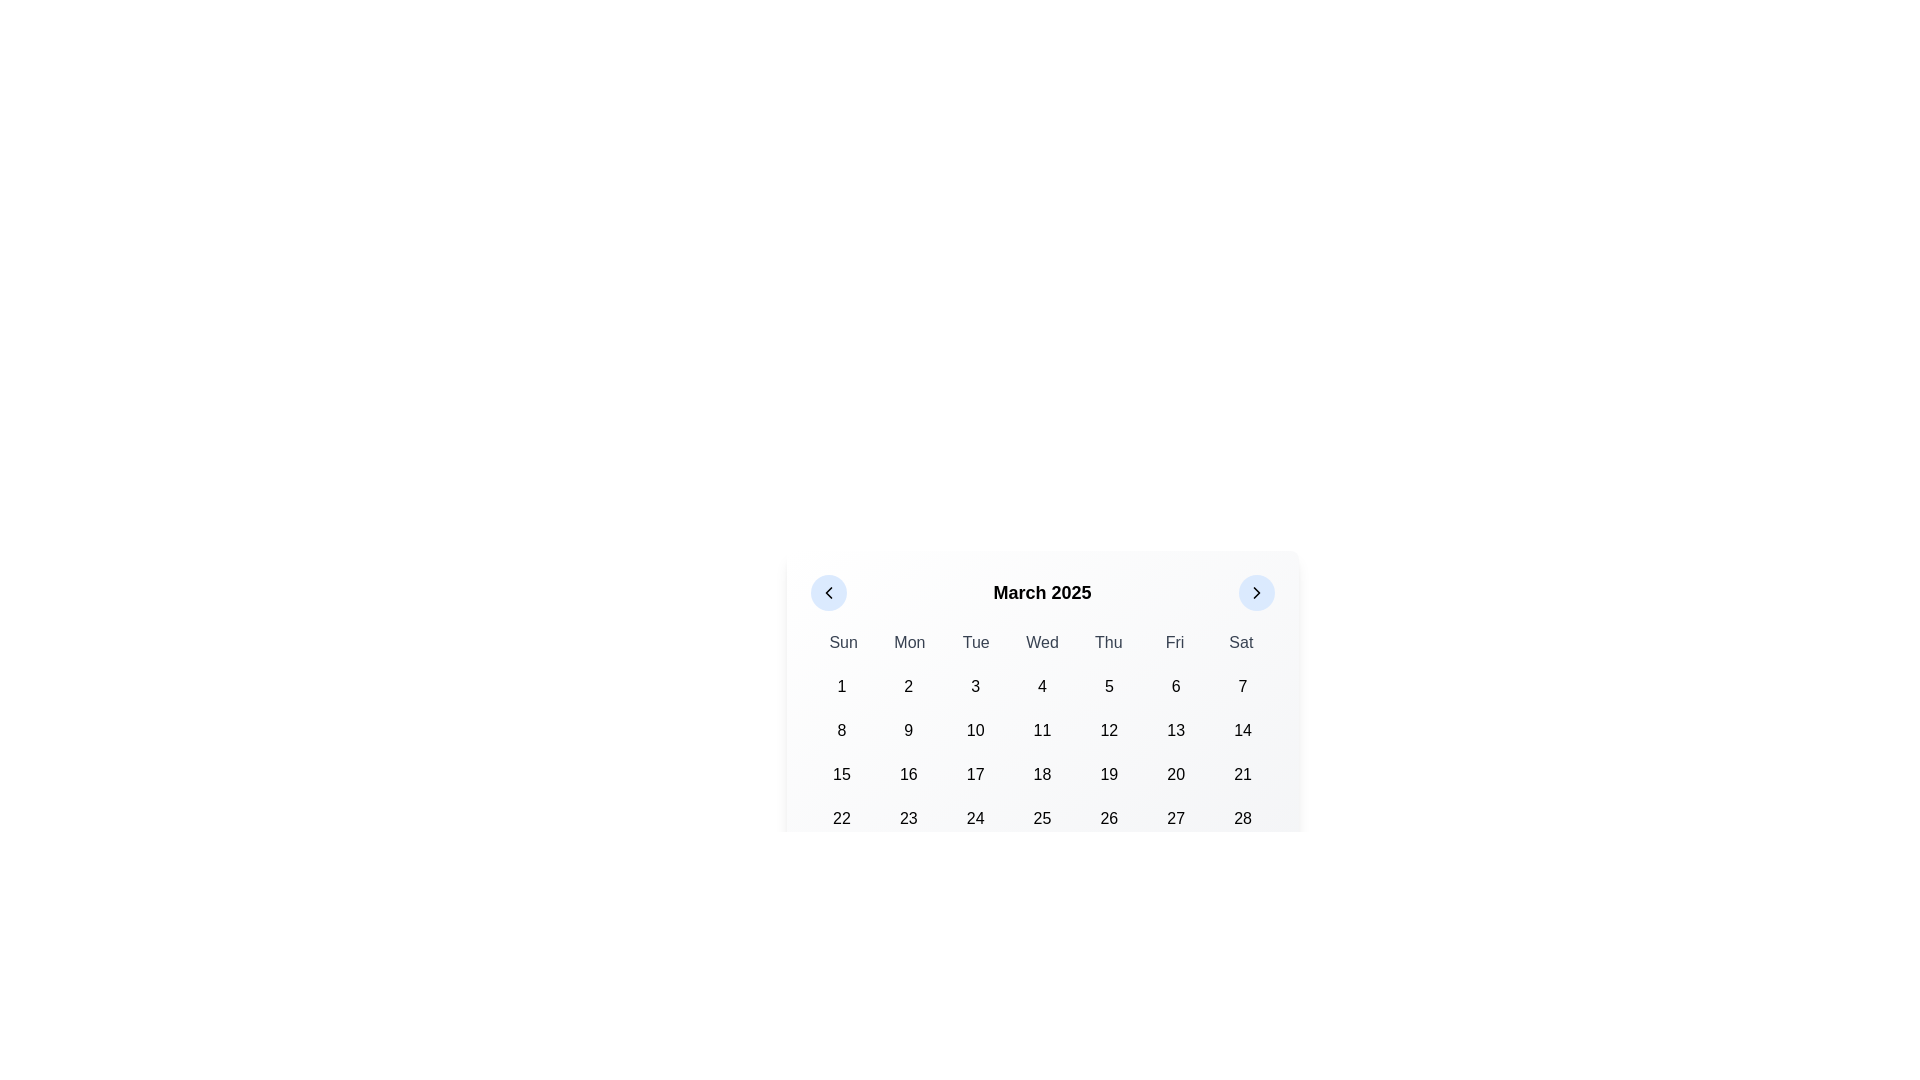  What do you see at coordinates (1041, 731) in the screenshot?
I see `the eleventh date button in the calendar interface under 'March 2025'` at bounding box center [1041, 731].